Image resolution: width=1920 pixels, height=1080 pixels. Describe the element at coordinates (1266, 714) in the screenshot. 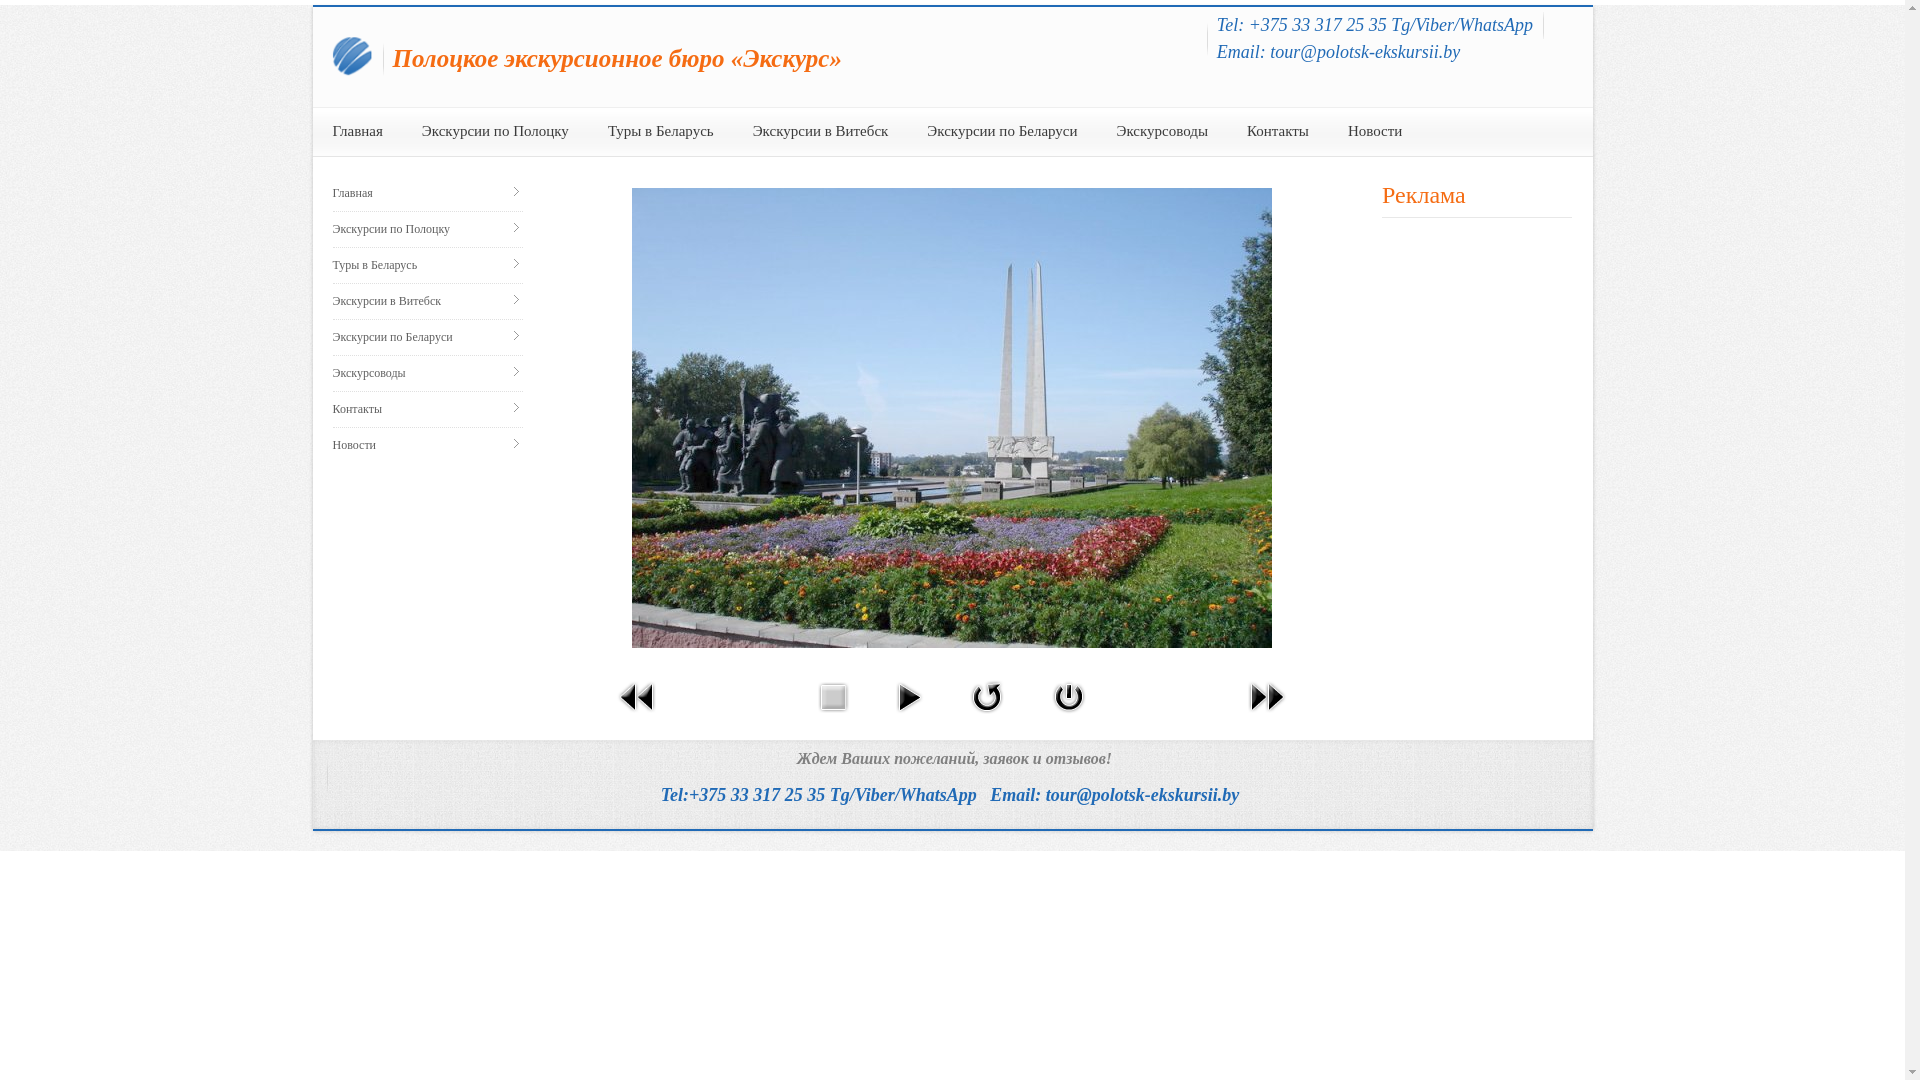

I see `'Next Image'` at that location.